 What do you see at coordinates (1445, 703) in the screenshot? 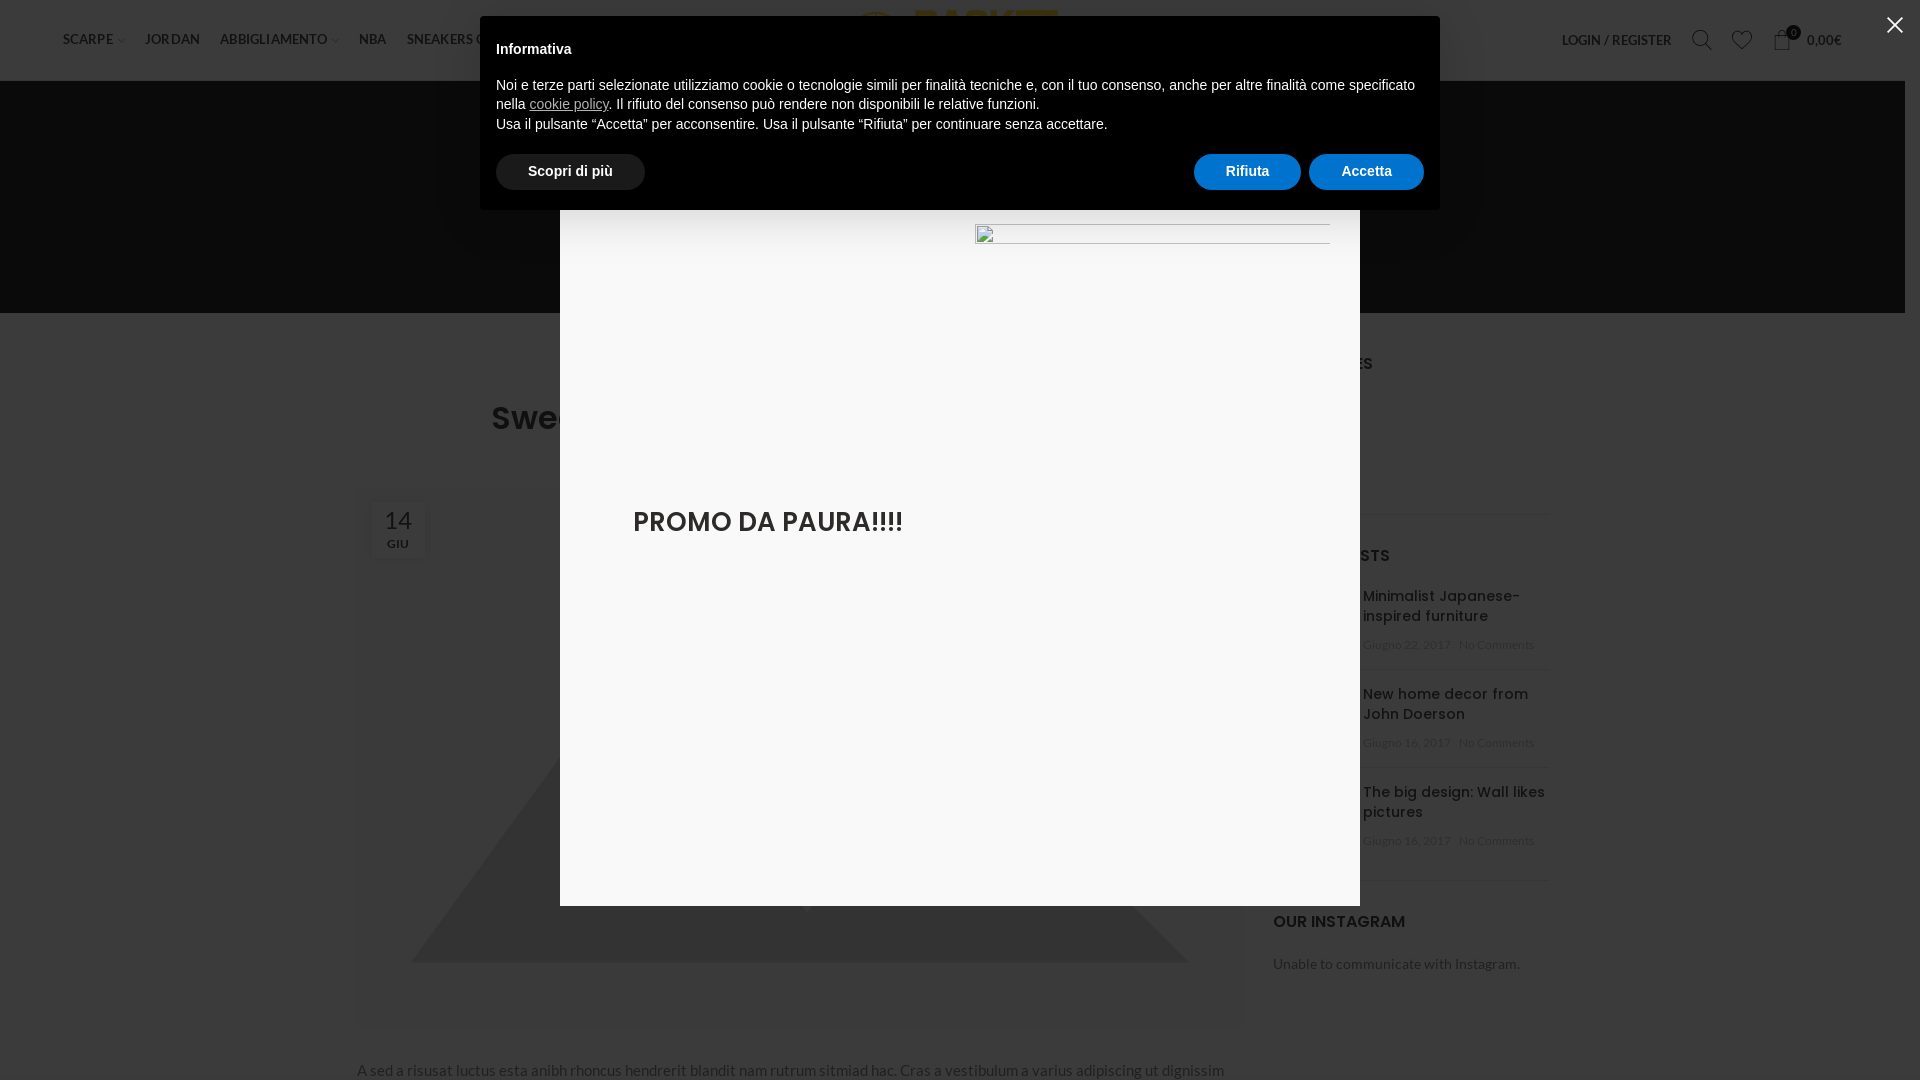
I see `'New home decor from John Doerson'` at bounding box center [1445, 703].